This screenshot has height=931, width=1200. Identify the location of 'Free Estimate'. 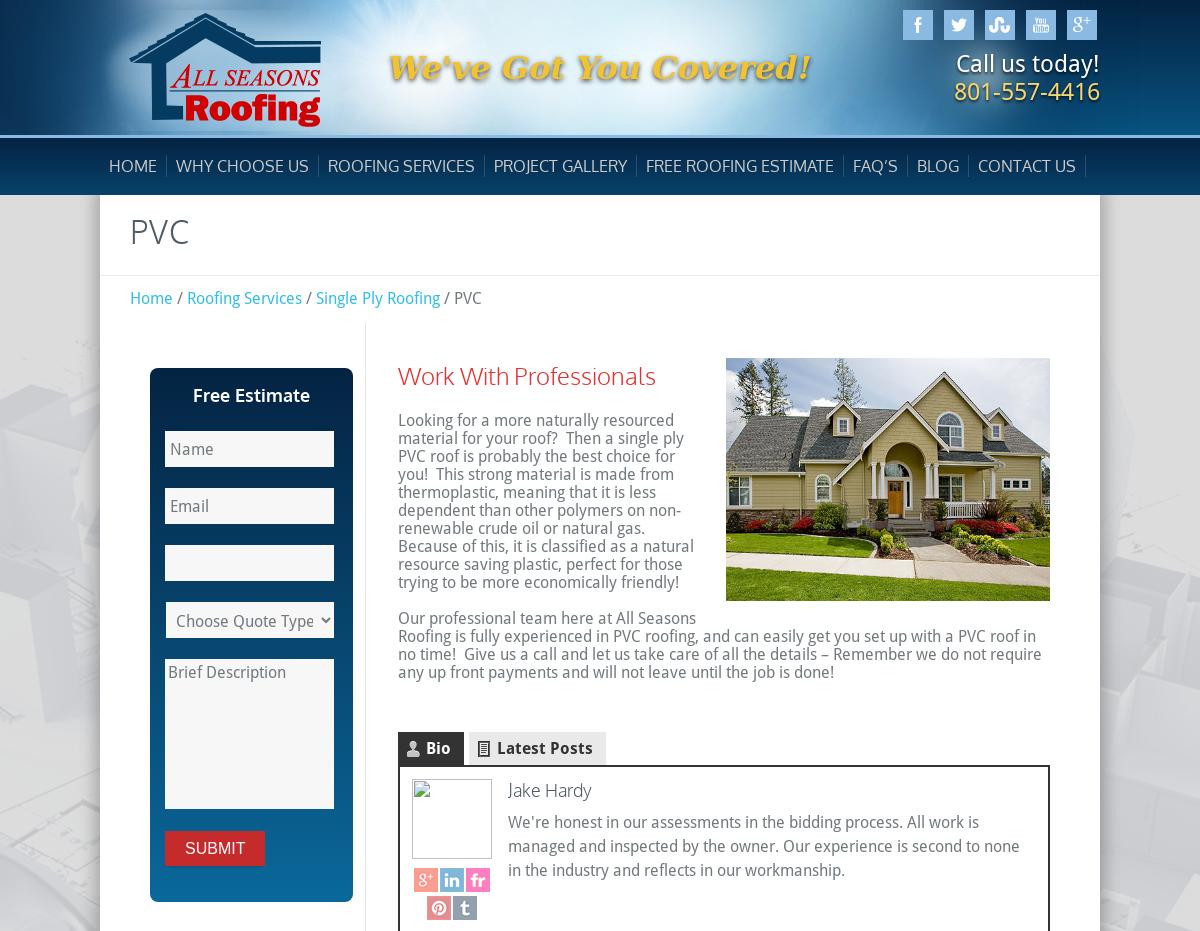
(249, 395).